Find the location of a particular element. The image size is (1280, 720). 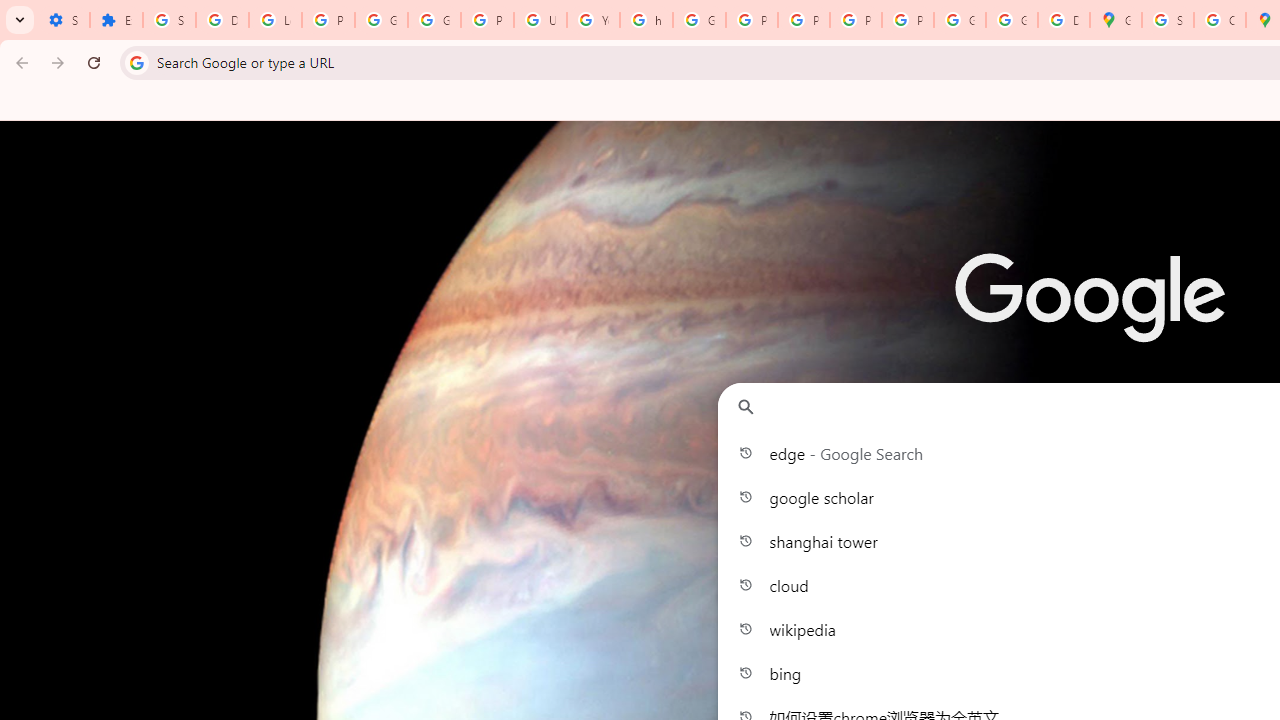

'Extensions' is located at coordinates (115, 20).